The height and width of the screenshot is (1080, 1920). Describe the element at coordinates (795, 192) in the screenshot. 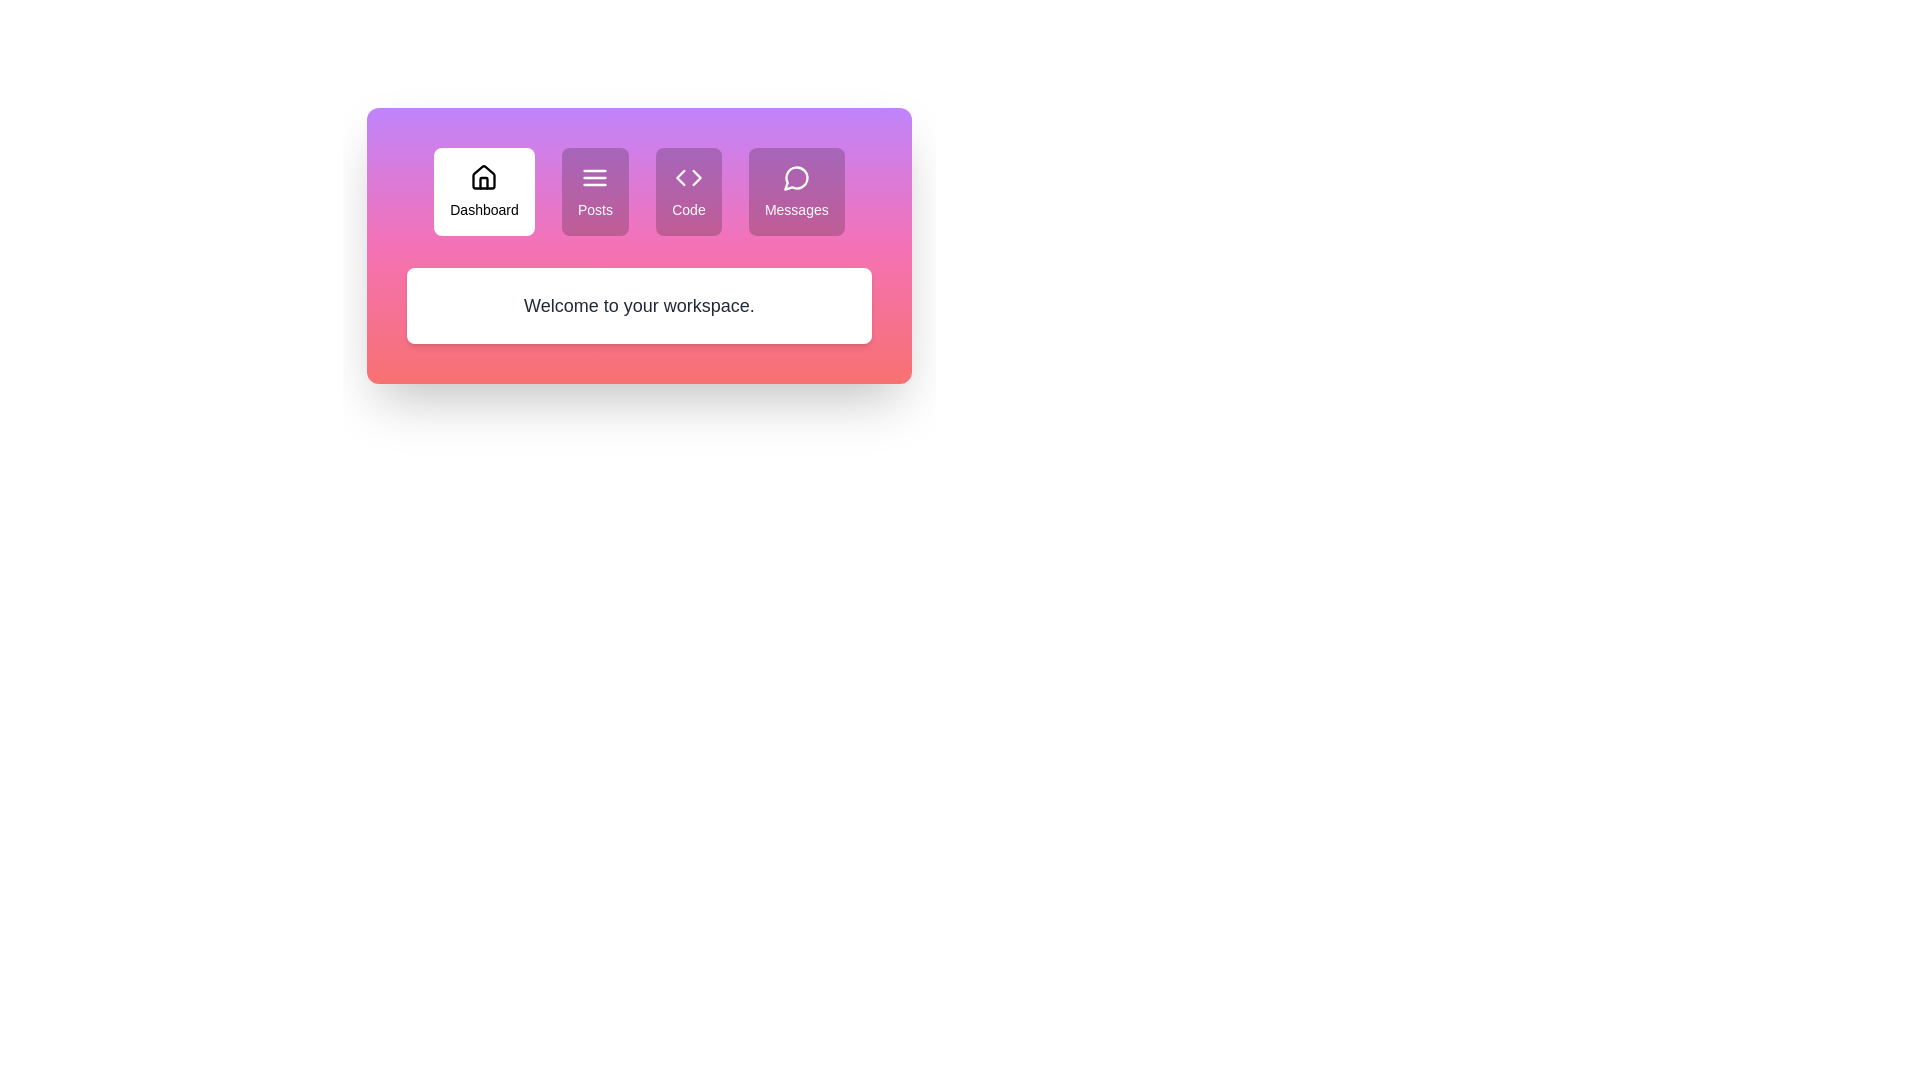

I see `the tab labeled Messages to navigate to its content` at that location.